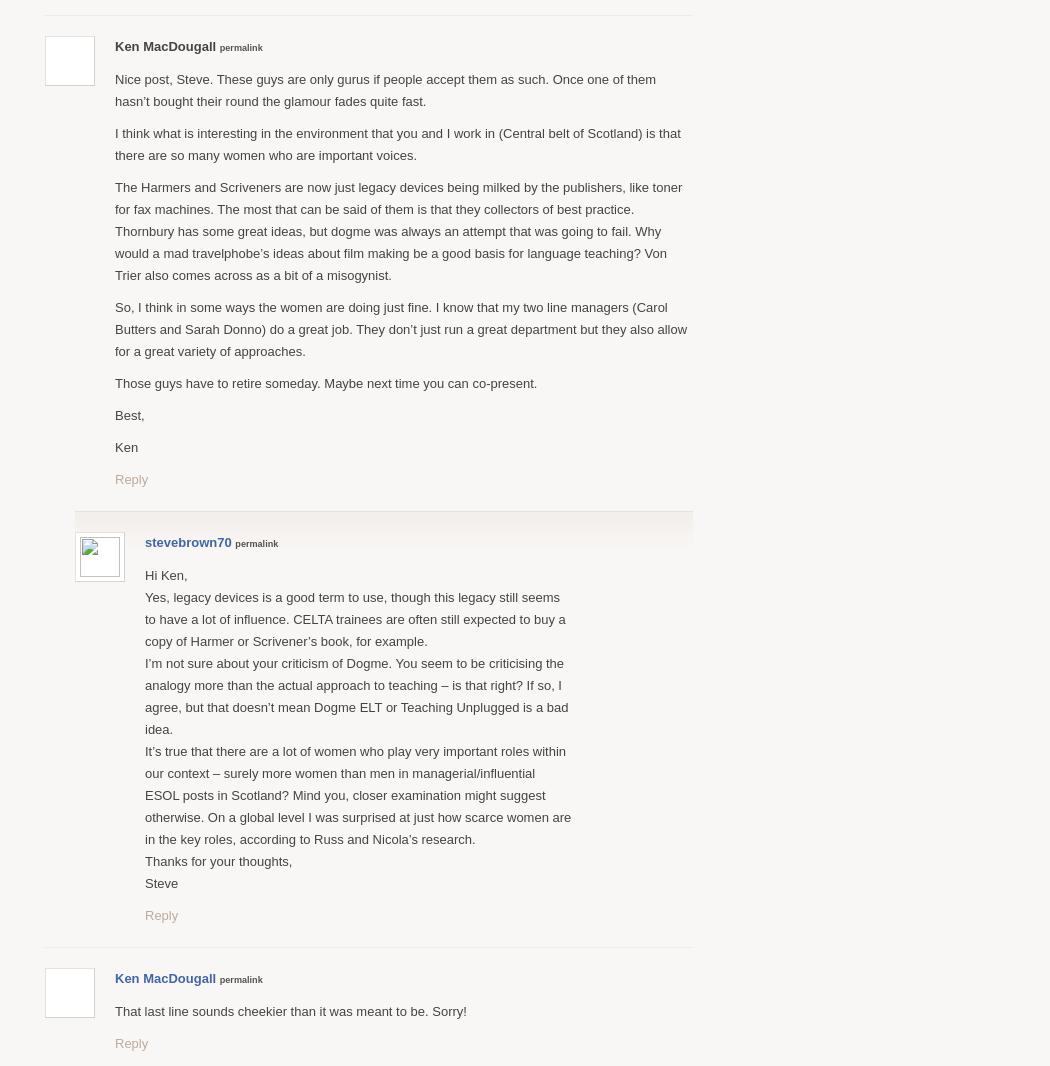 This screenshot has width=1050, height=1066. Describe the element at coordinates (326, 382) in the screenshot. I see `'Those guys have to retire someday. Maybe next time you can co-present.'` at that location.